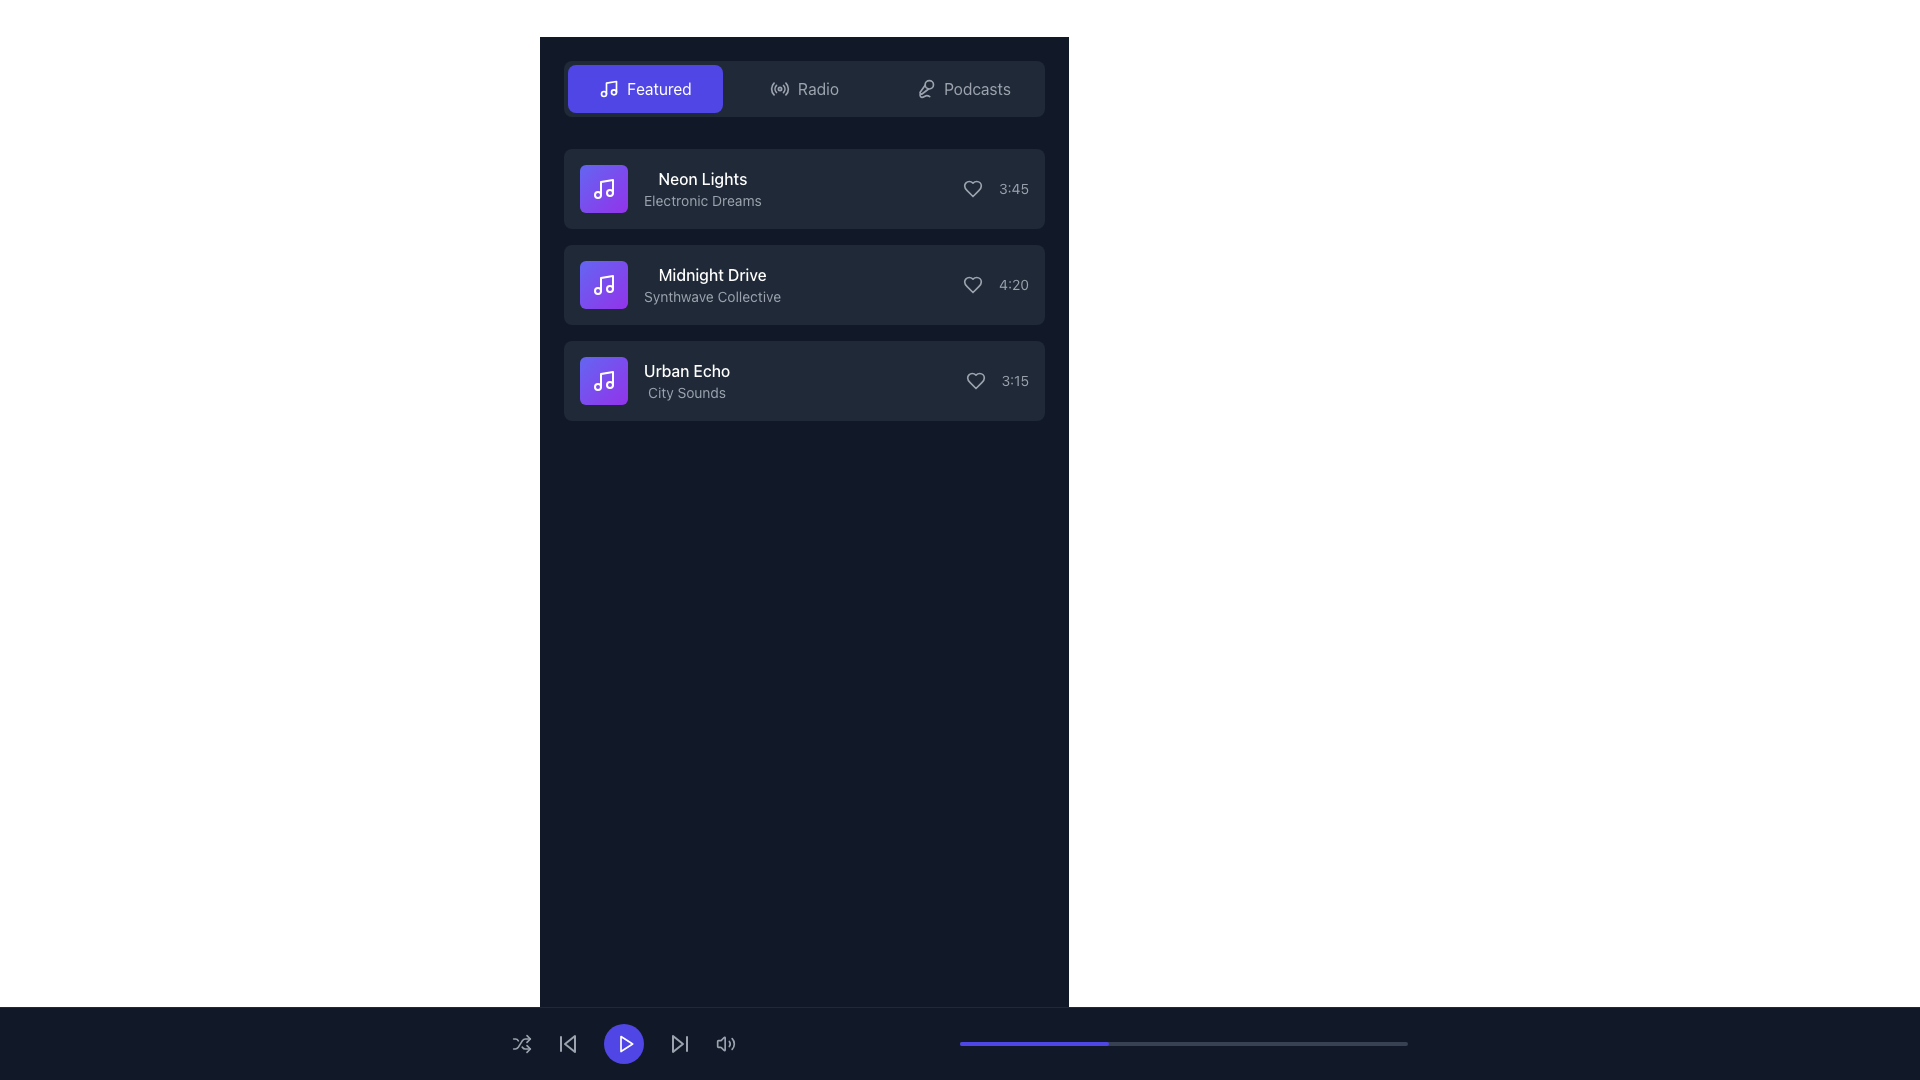 The width and height of the screenshot is (1920, 1080). I want to click on the static text display for the track 'Urban Echo' with the description 'City Sounds', which is the third list item in the sidebar of music tracks, so click(687, 381).